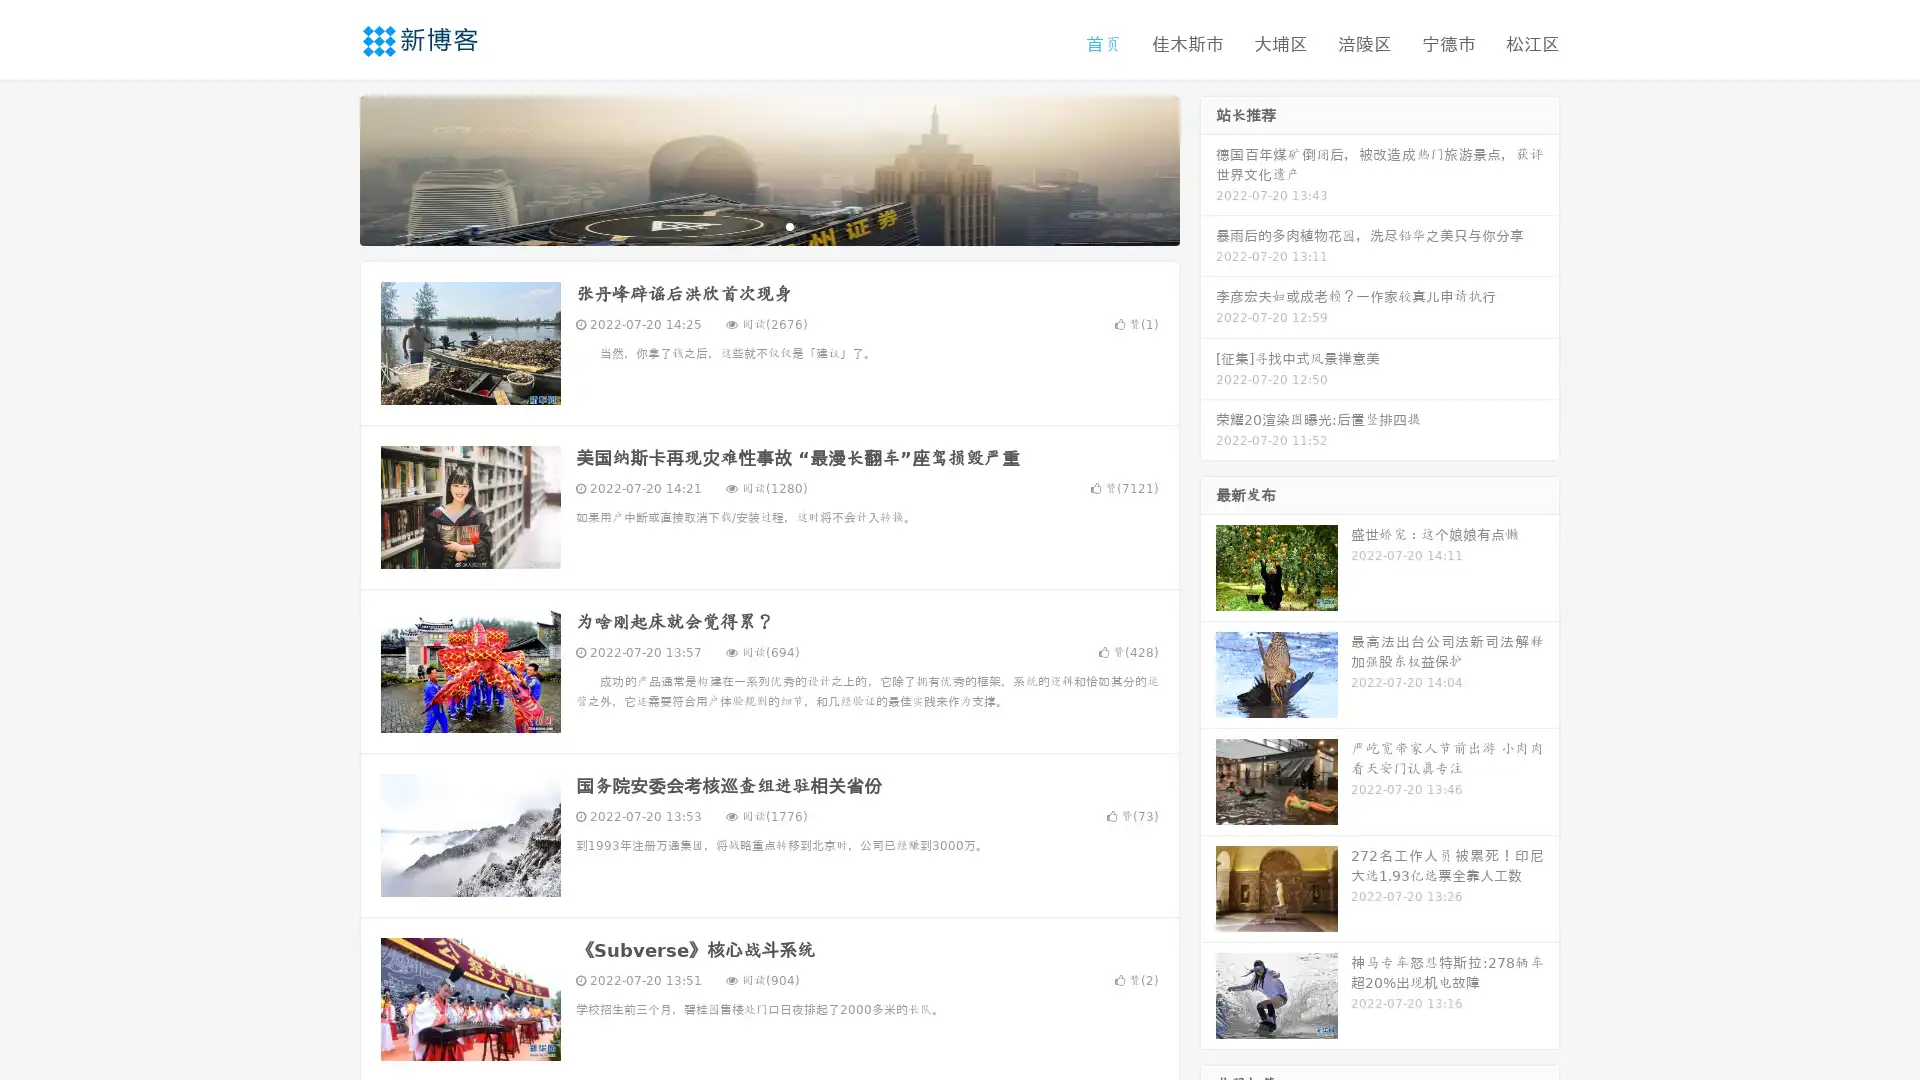 This screenshot has height=1080, width=1920. I want to click on Go to slide 2, so click(768, 225).